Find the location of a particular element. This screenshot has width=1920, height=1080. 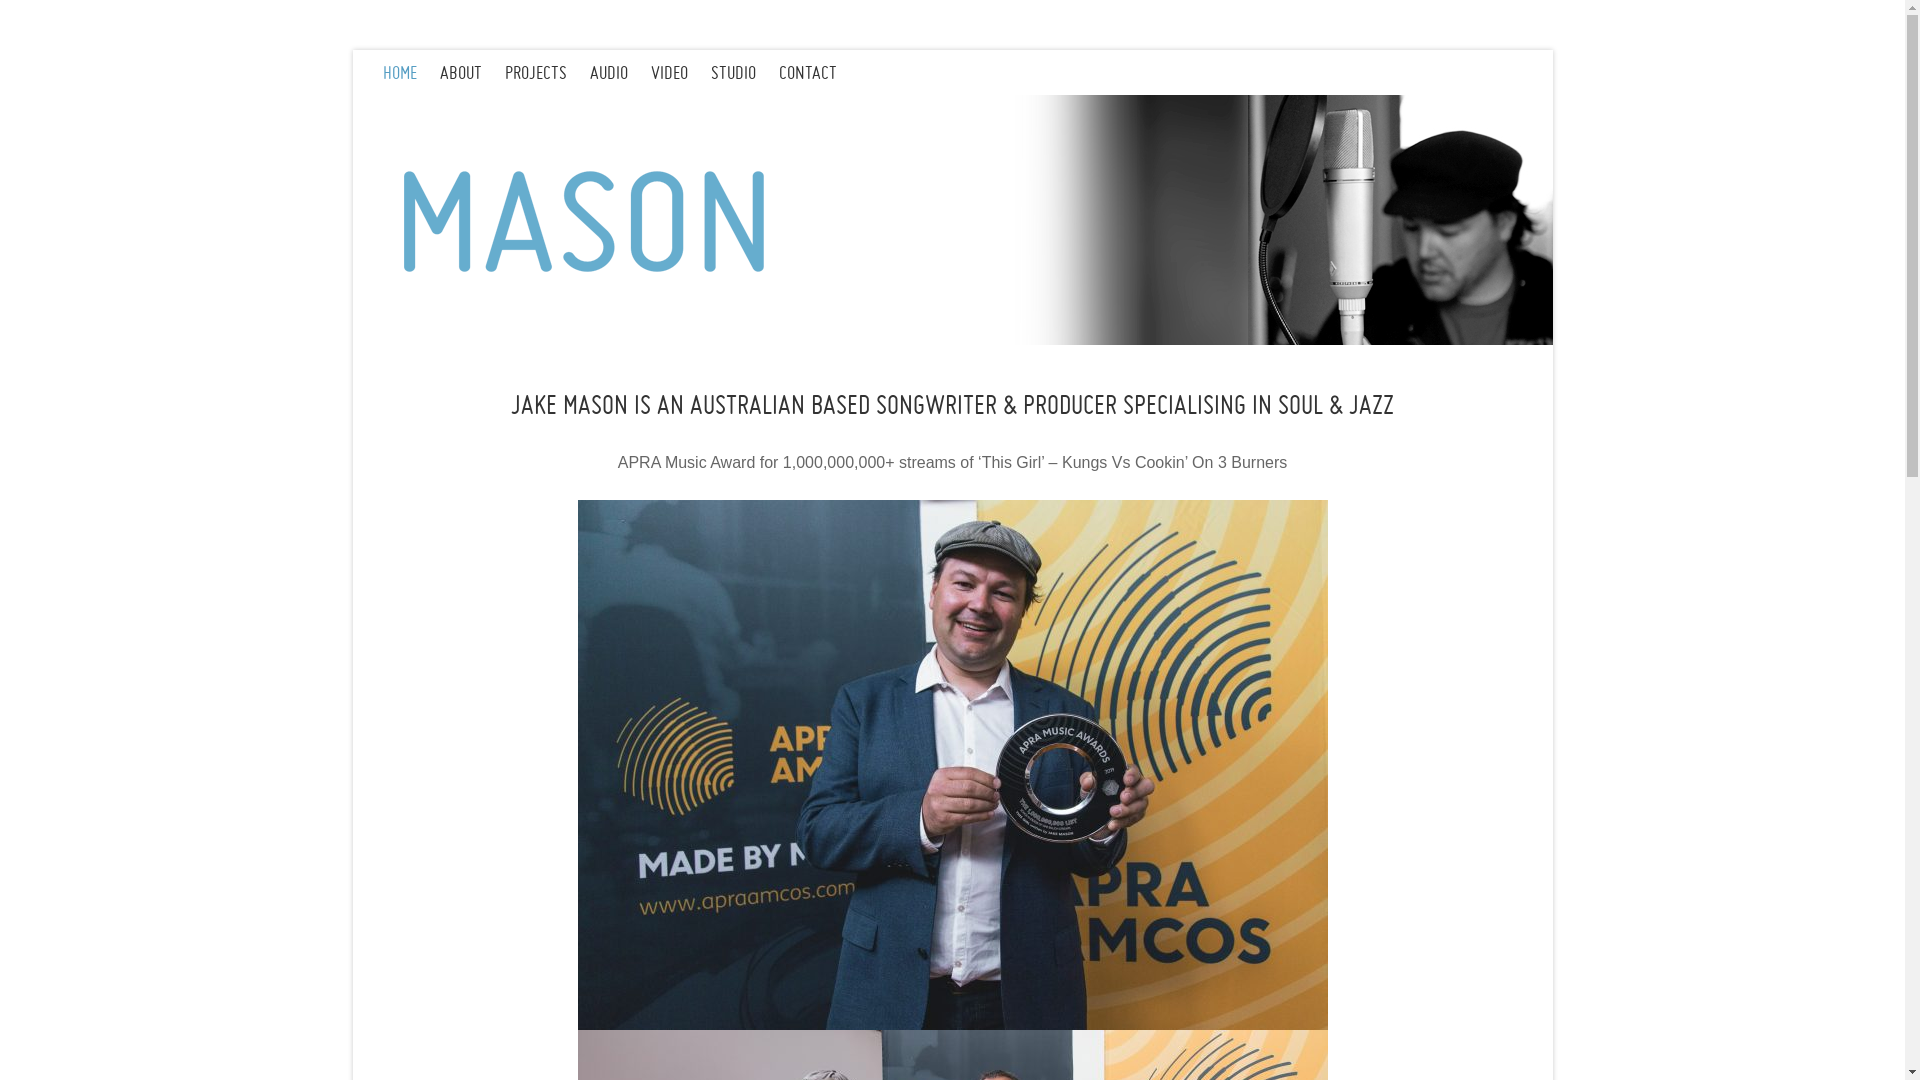

'AUDIO' is located at coordinates (619, 71).